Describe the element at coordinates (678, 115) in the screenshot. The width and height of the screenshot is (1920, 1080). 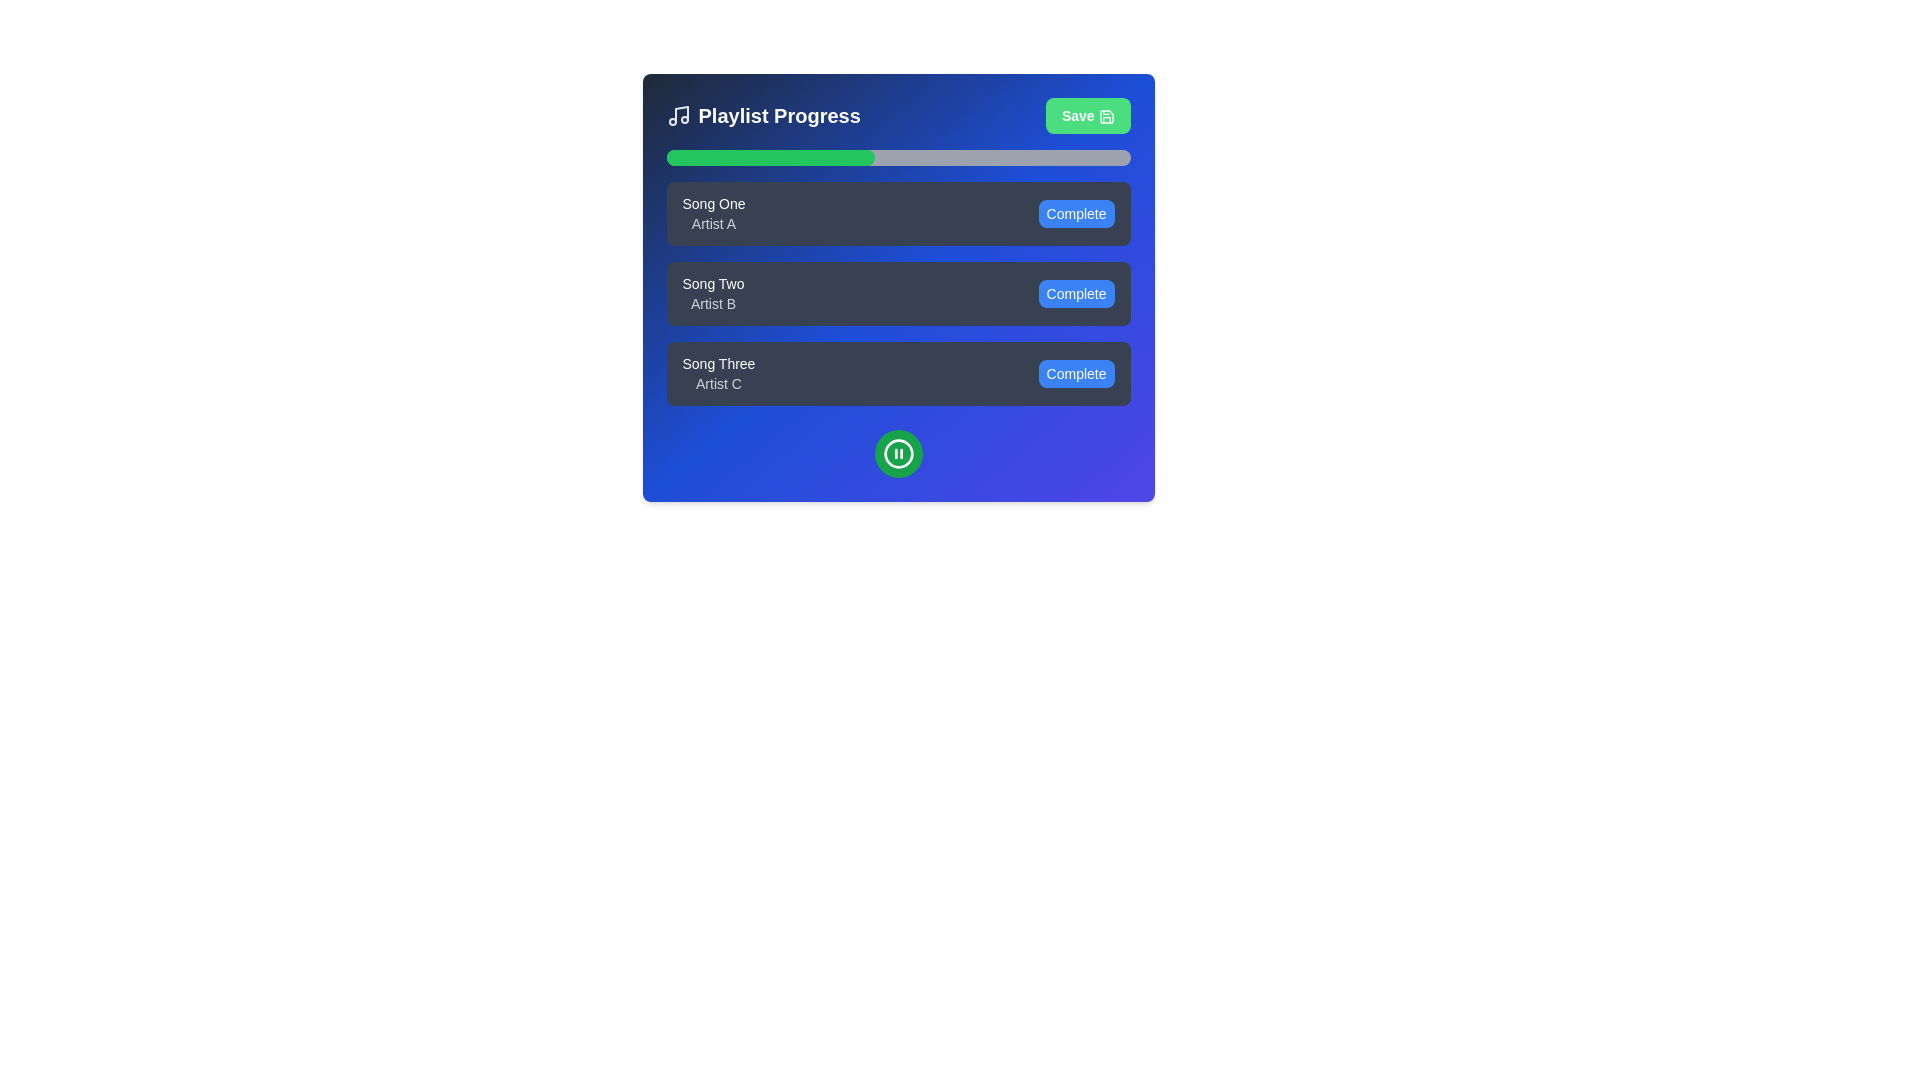
I see `the gray music notation icon located near the top-left corner of the 'Playlist Progress' section` at that location.